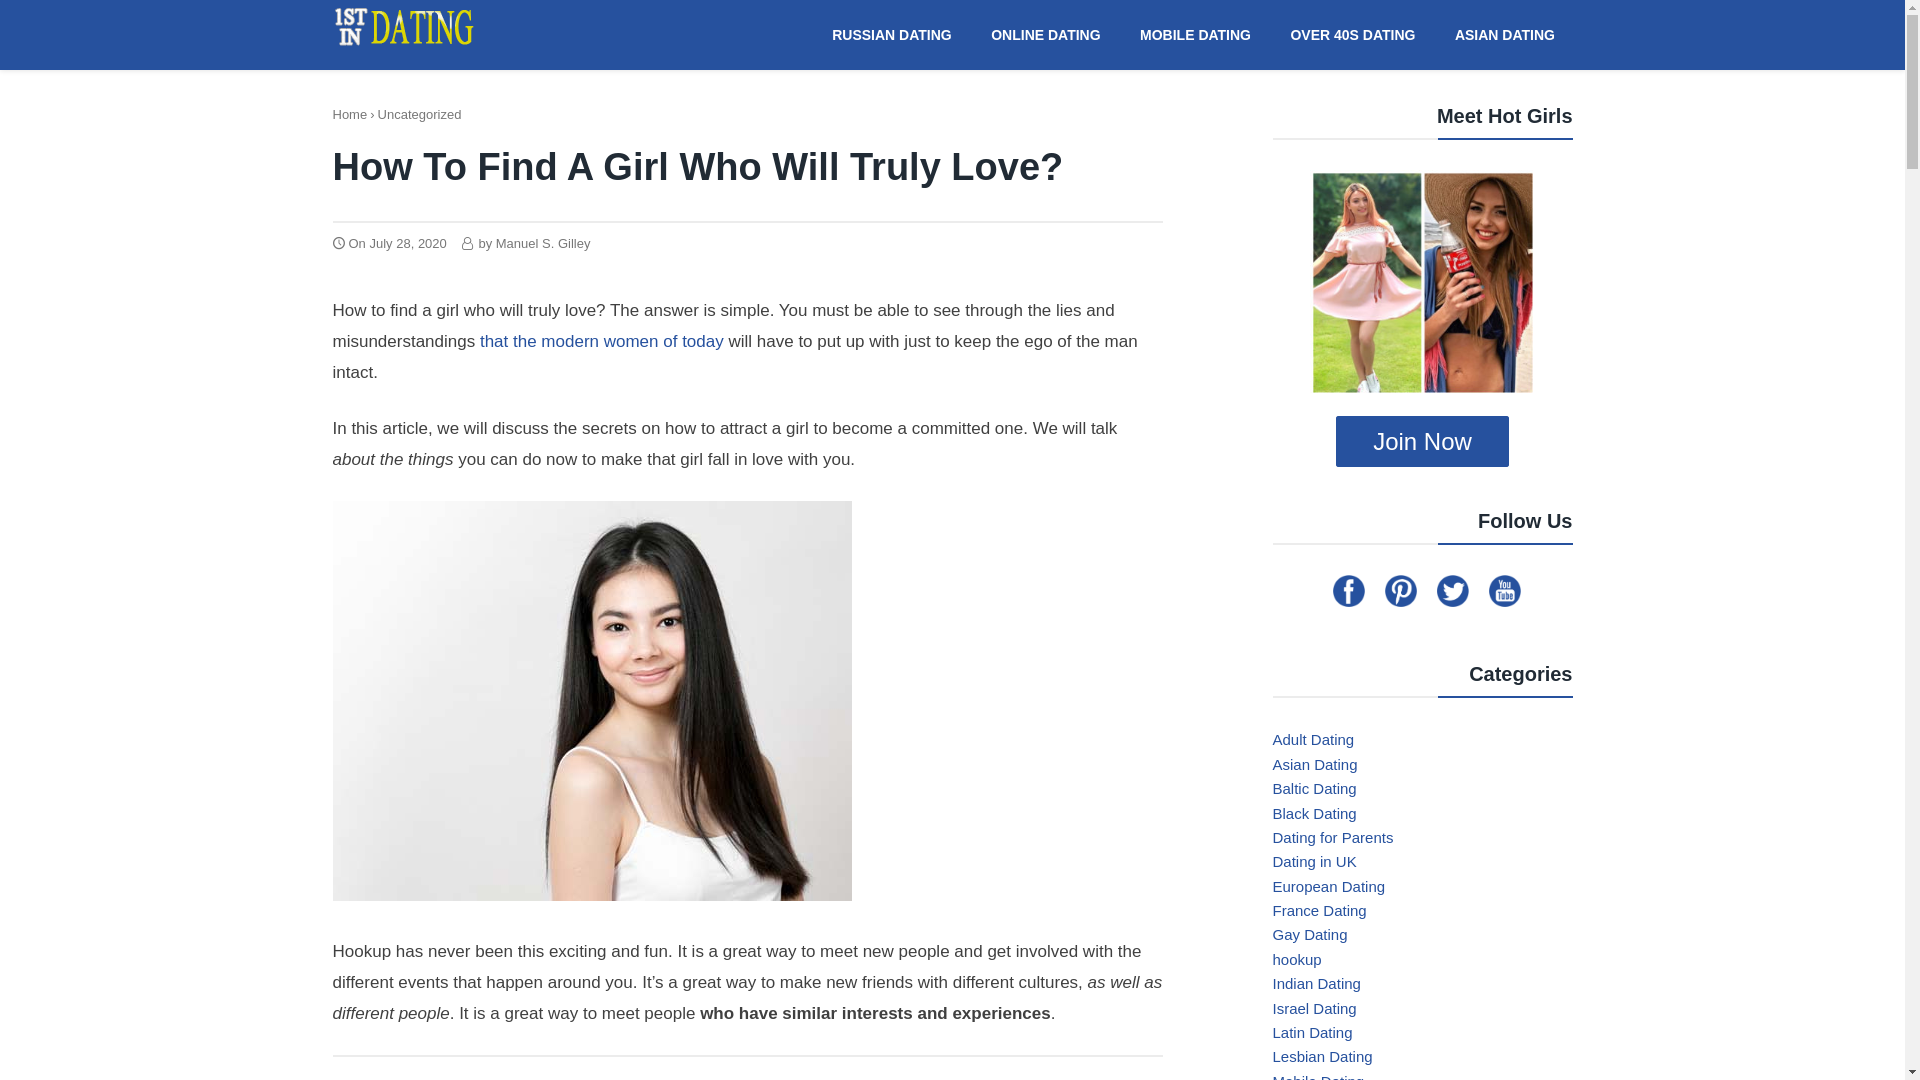  I want to click on 'European Dating', so click(1328, 885).